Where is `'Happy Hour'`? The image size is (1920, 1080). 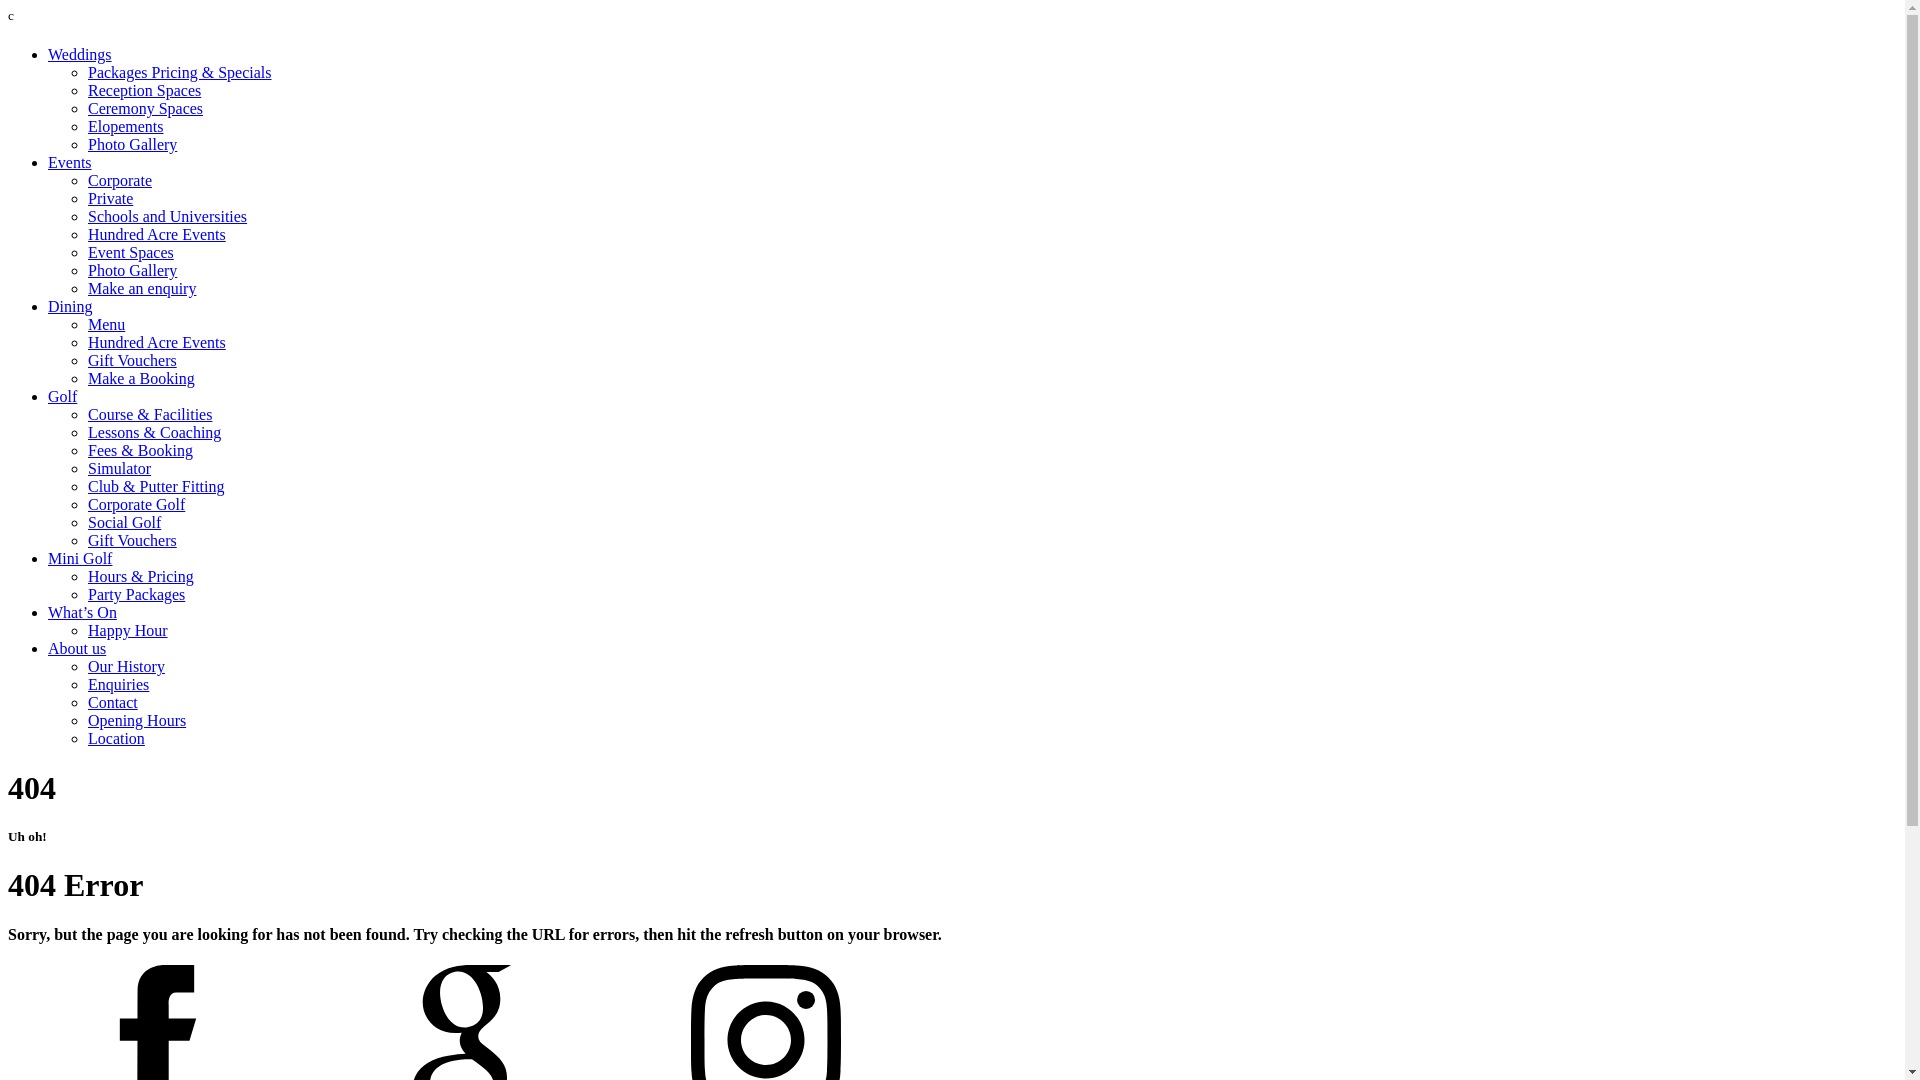 'Happy Hour' is located at coordinates (127, 630).